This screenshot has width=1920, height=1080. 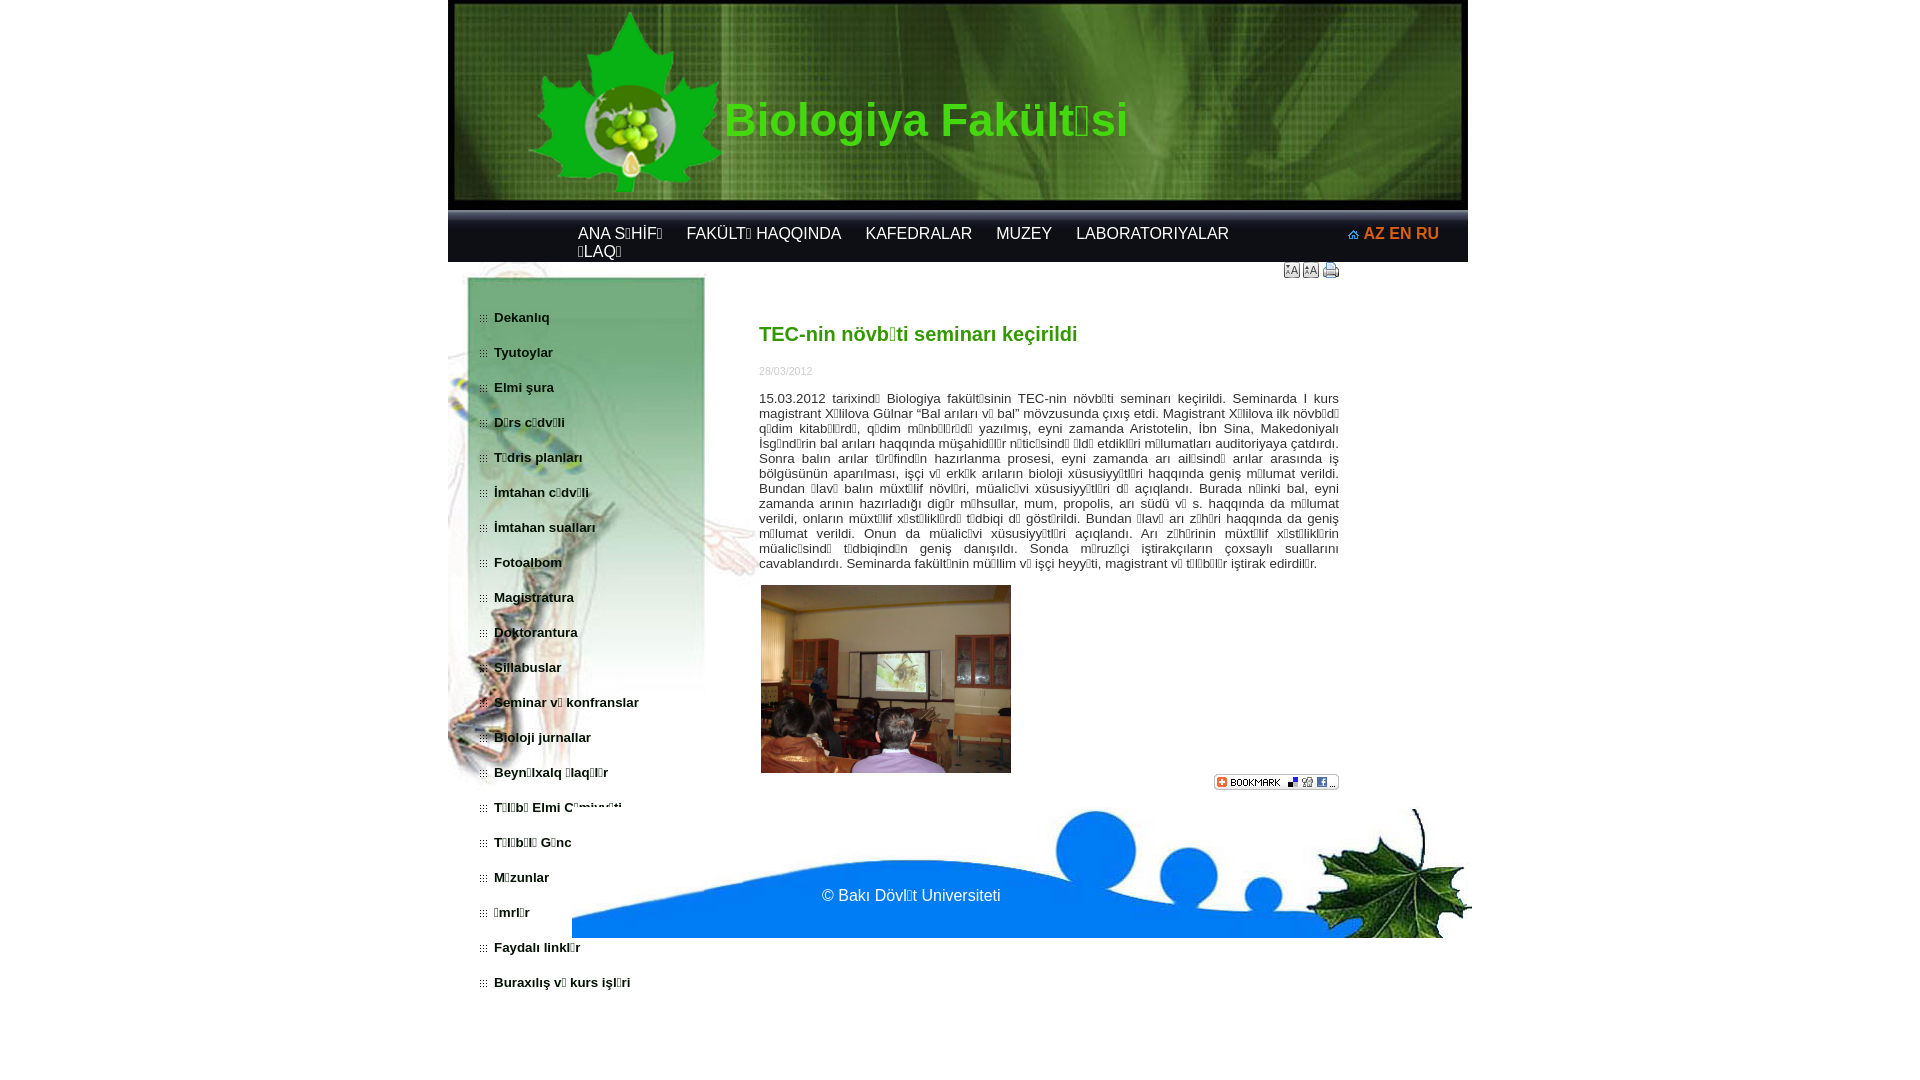 What do you see at coordinates (527, 667) in the screenshot?
I see `'Sillabuslar'` at bounding box center [527, 667].